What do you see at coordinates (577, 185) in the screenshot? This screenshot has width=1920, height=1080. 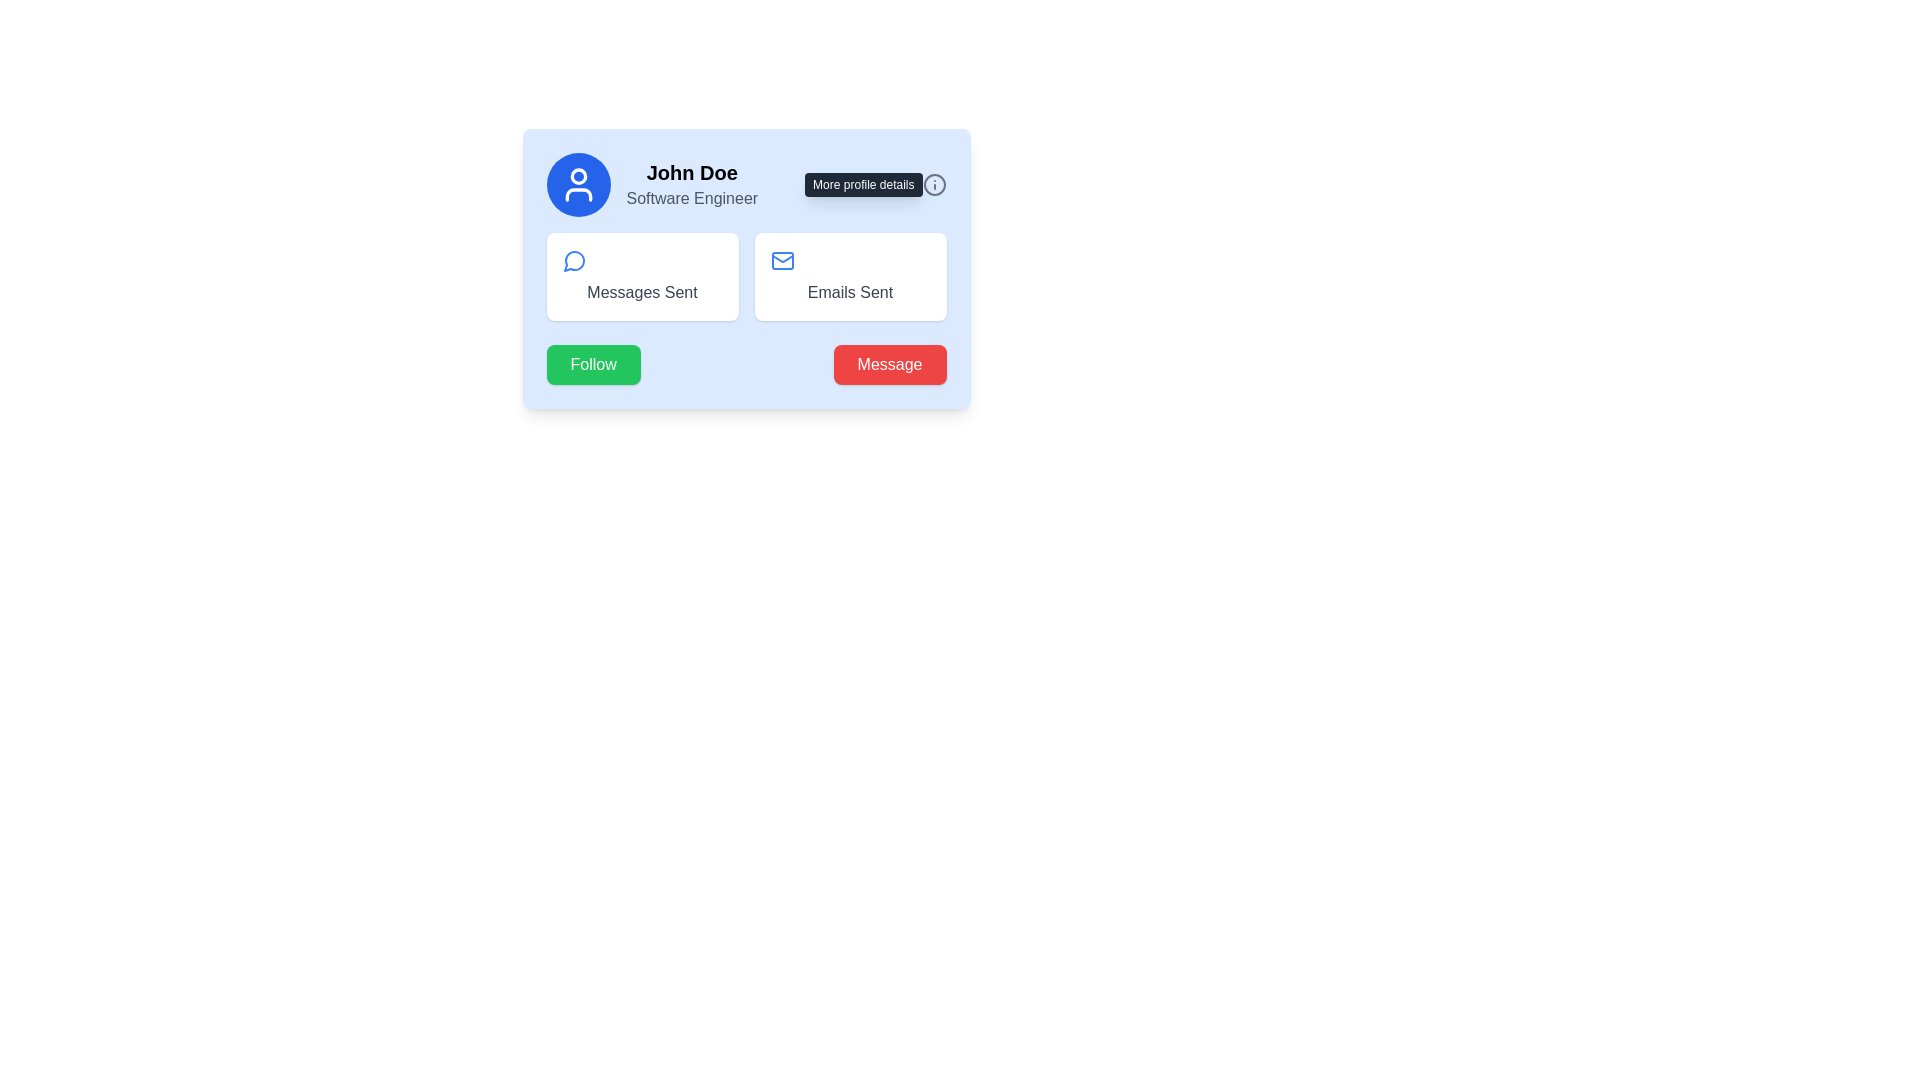 I see `the circular icon or profile picture placeholder located at the far left of the user card header, which serves as a user identification element` at bounding box center [577, 185].